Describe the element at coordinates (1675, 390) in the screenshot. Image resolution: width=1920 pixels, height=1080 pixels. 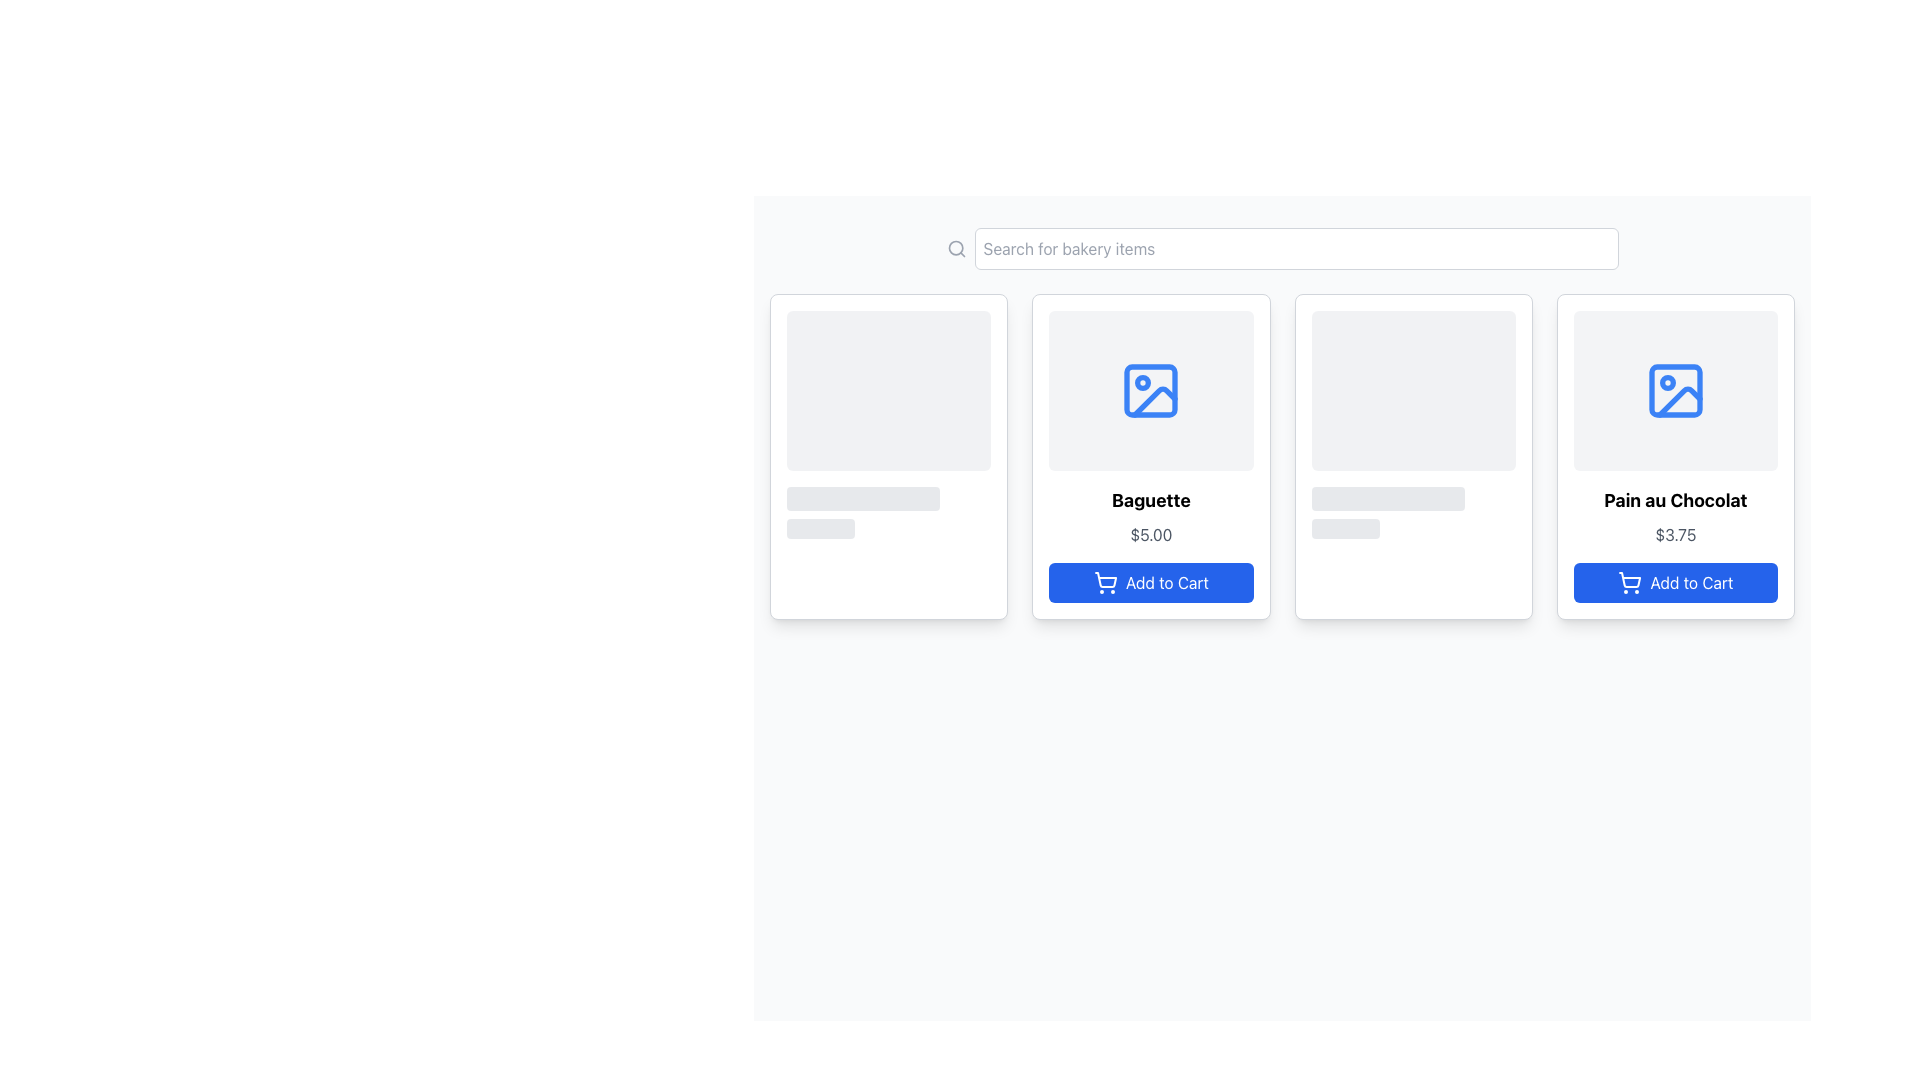
I see `the icon representing the image placeholder in the rightmost product card labeled 'Pain au Chocolat'` at that location.